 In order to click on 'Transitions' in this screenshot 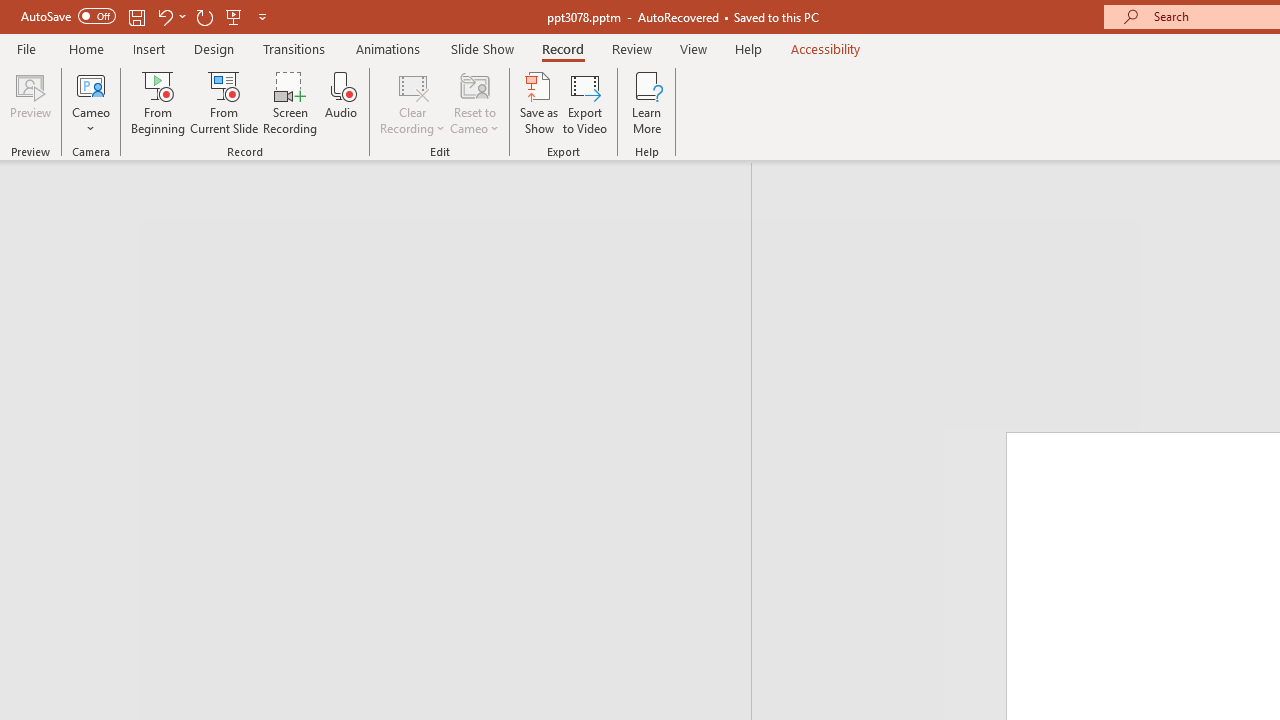, I will do `click(294, 48)`.